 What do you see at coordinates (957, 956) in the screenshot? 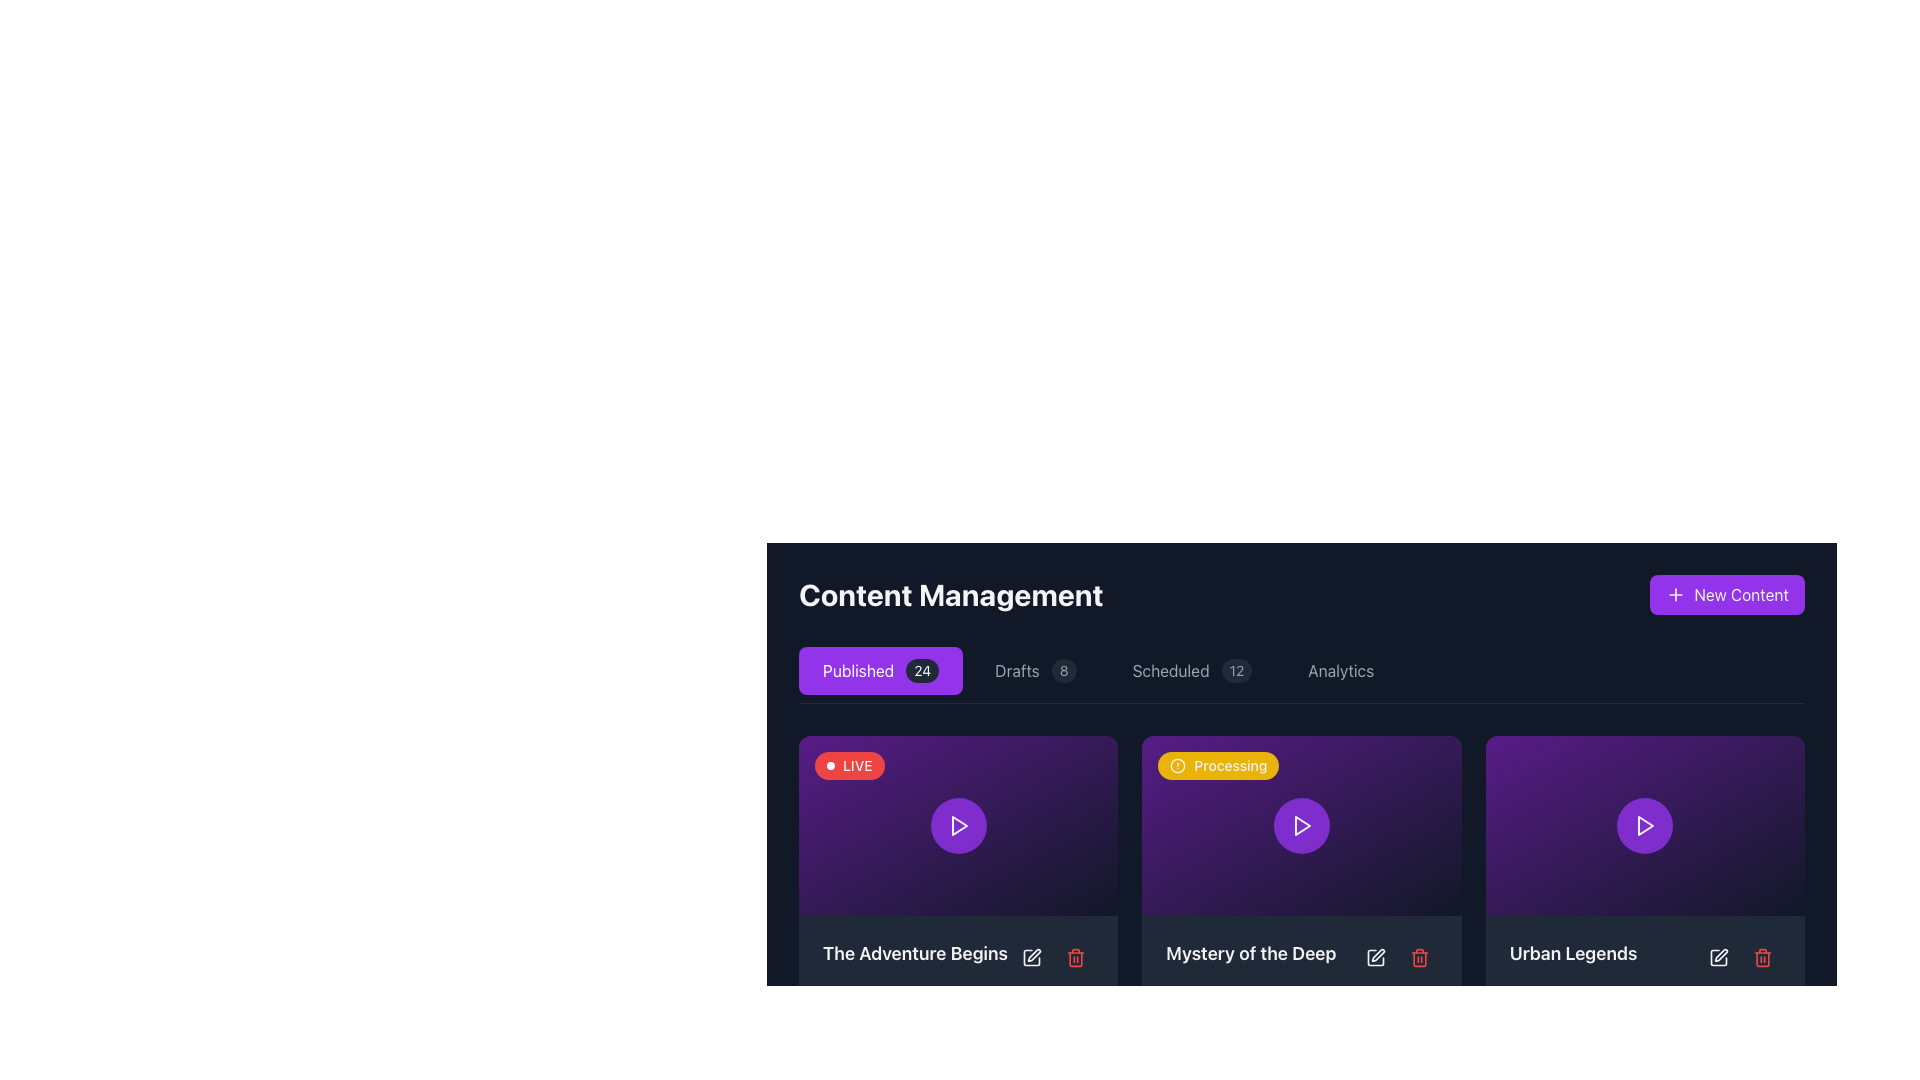
I see `the text label displaying 'The Adventure Begins'` at bounding box center [957, 956].